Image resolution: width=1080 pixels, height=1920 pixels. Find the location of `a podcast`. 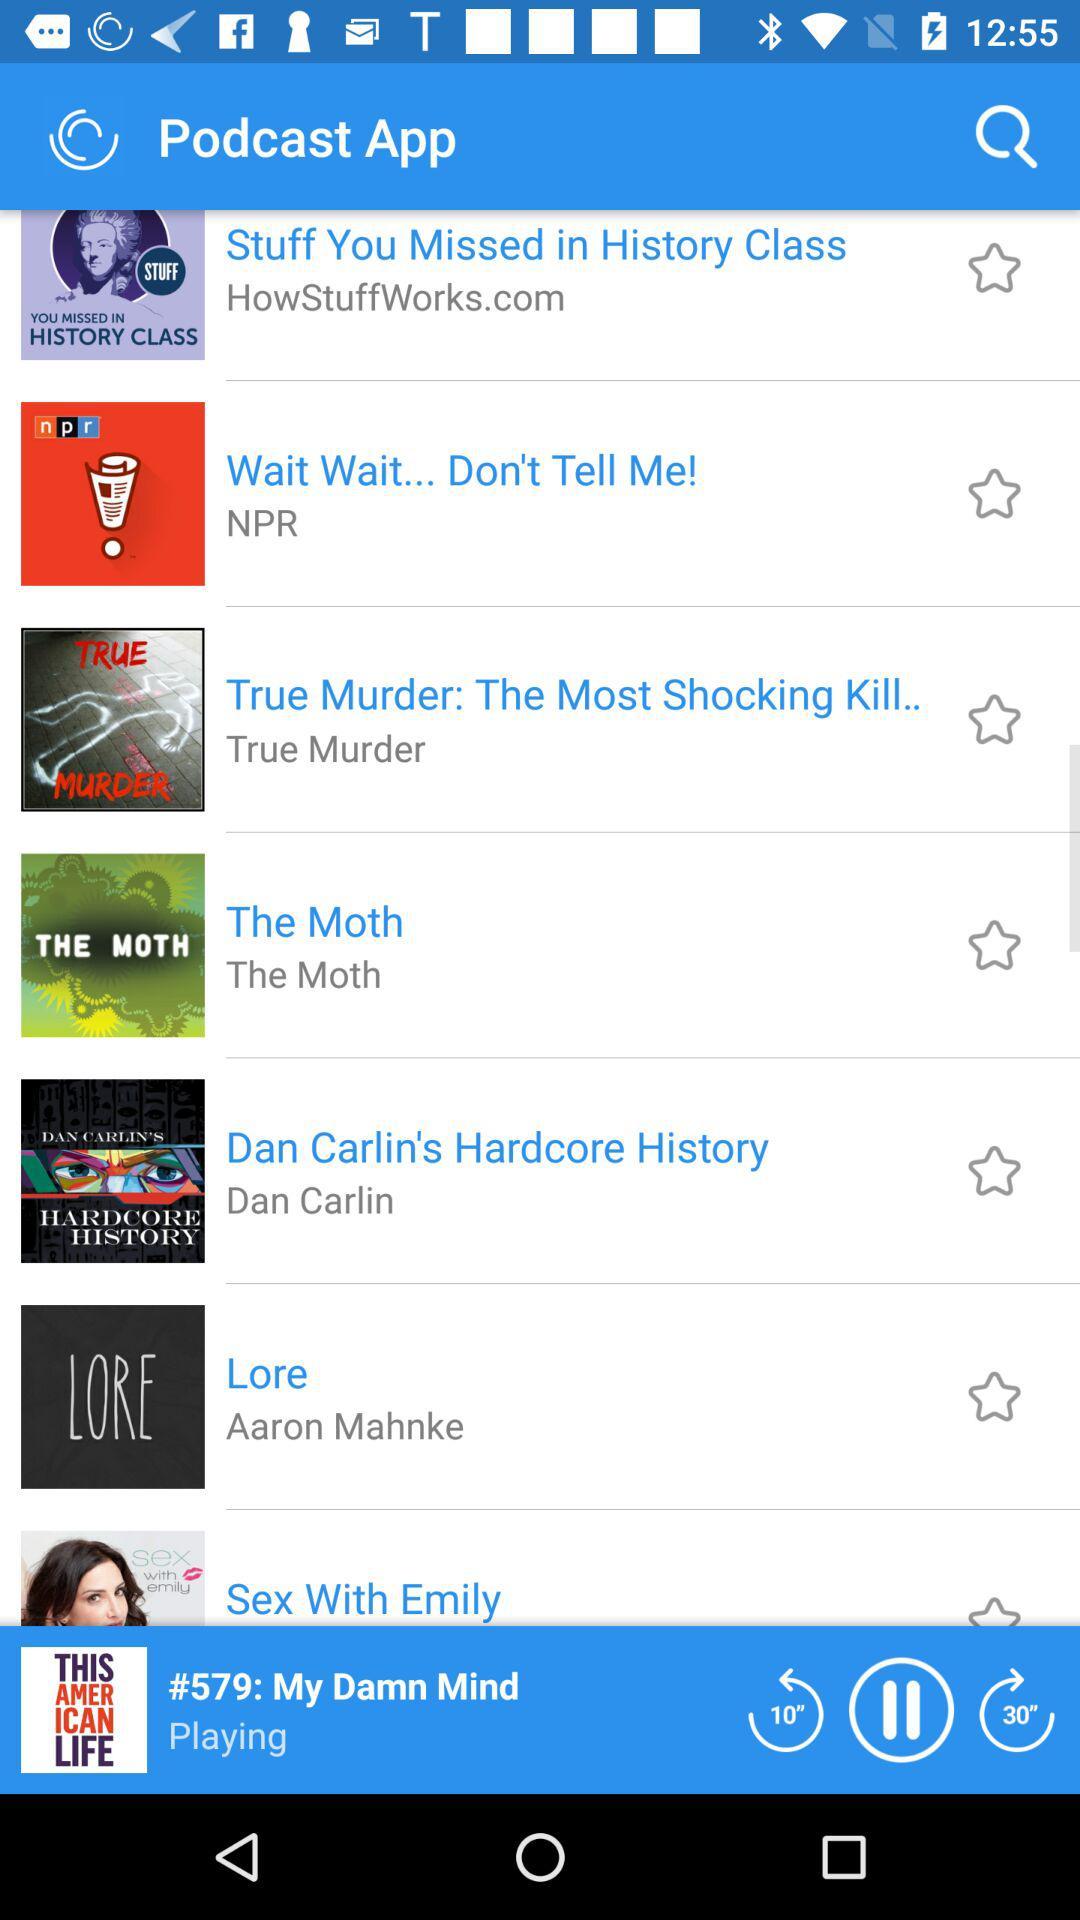

a podcast is located at coordinates (994, 719).